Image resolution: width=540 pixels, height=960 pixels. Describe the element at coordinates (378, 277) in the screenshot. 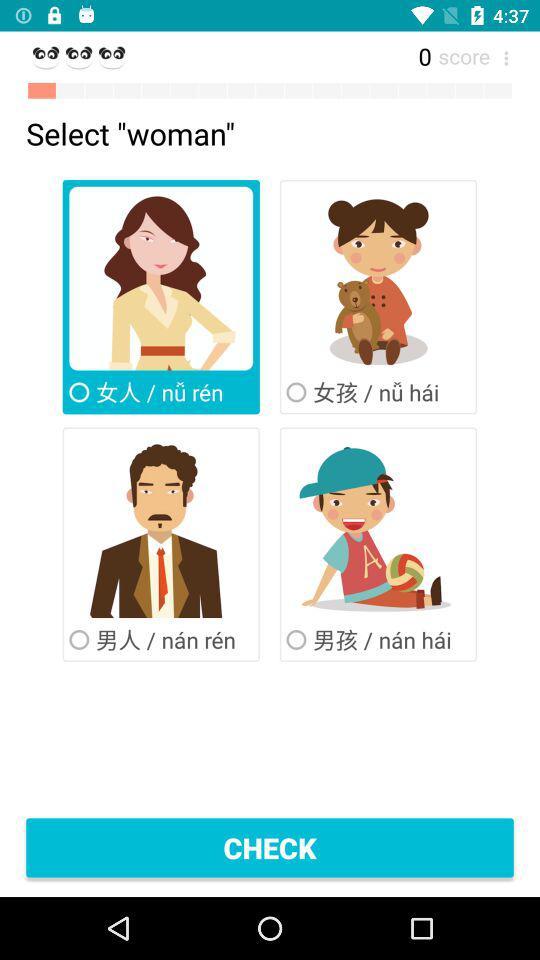

I see `the 2nd image of 1st row` at that location.